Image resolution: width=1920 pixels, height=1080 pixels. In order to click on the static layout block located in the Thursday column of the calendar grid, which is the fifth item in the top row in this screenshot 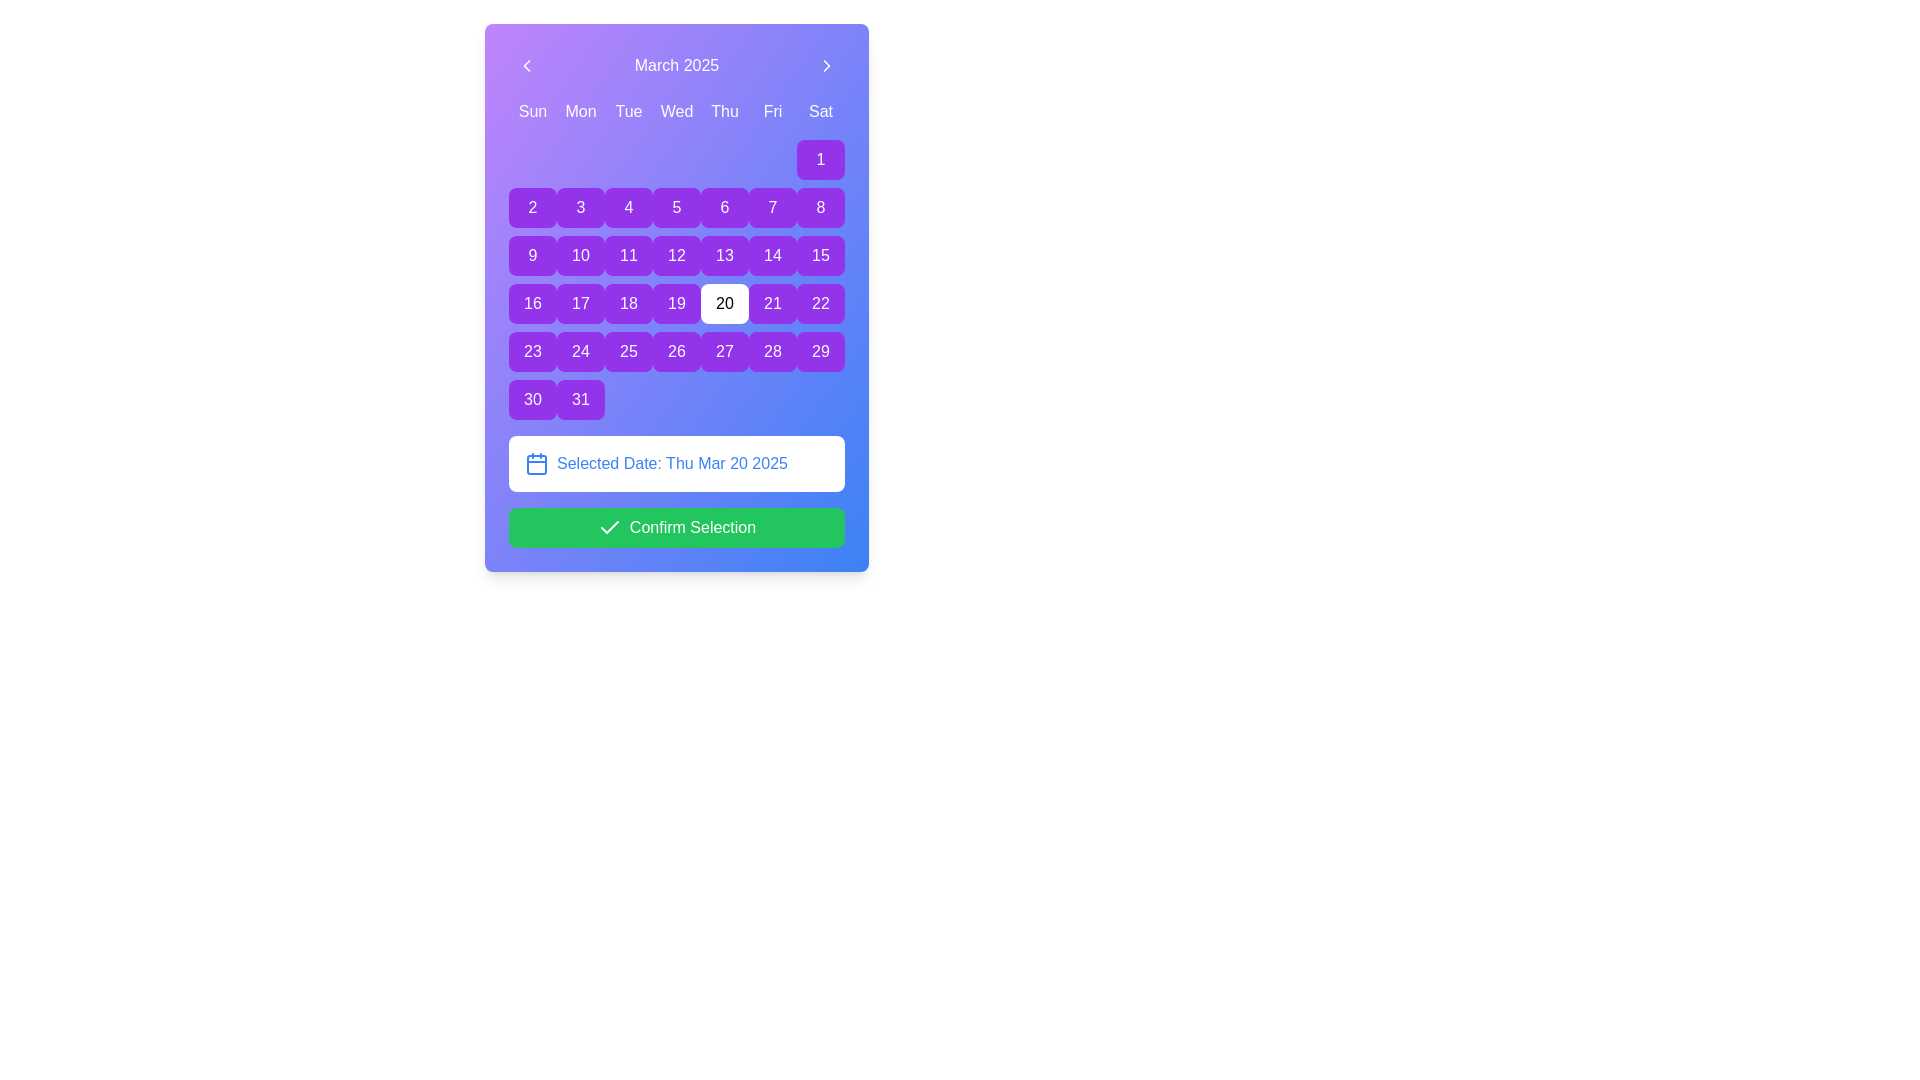, I will do `click(723, 158)`.